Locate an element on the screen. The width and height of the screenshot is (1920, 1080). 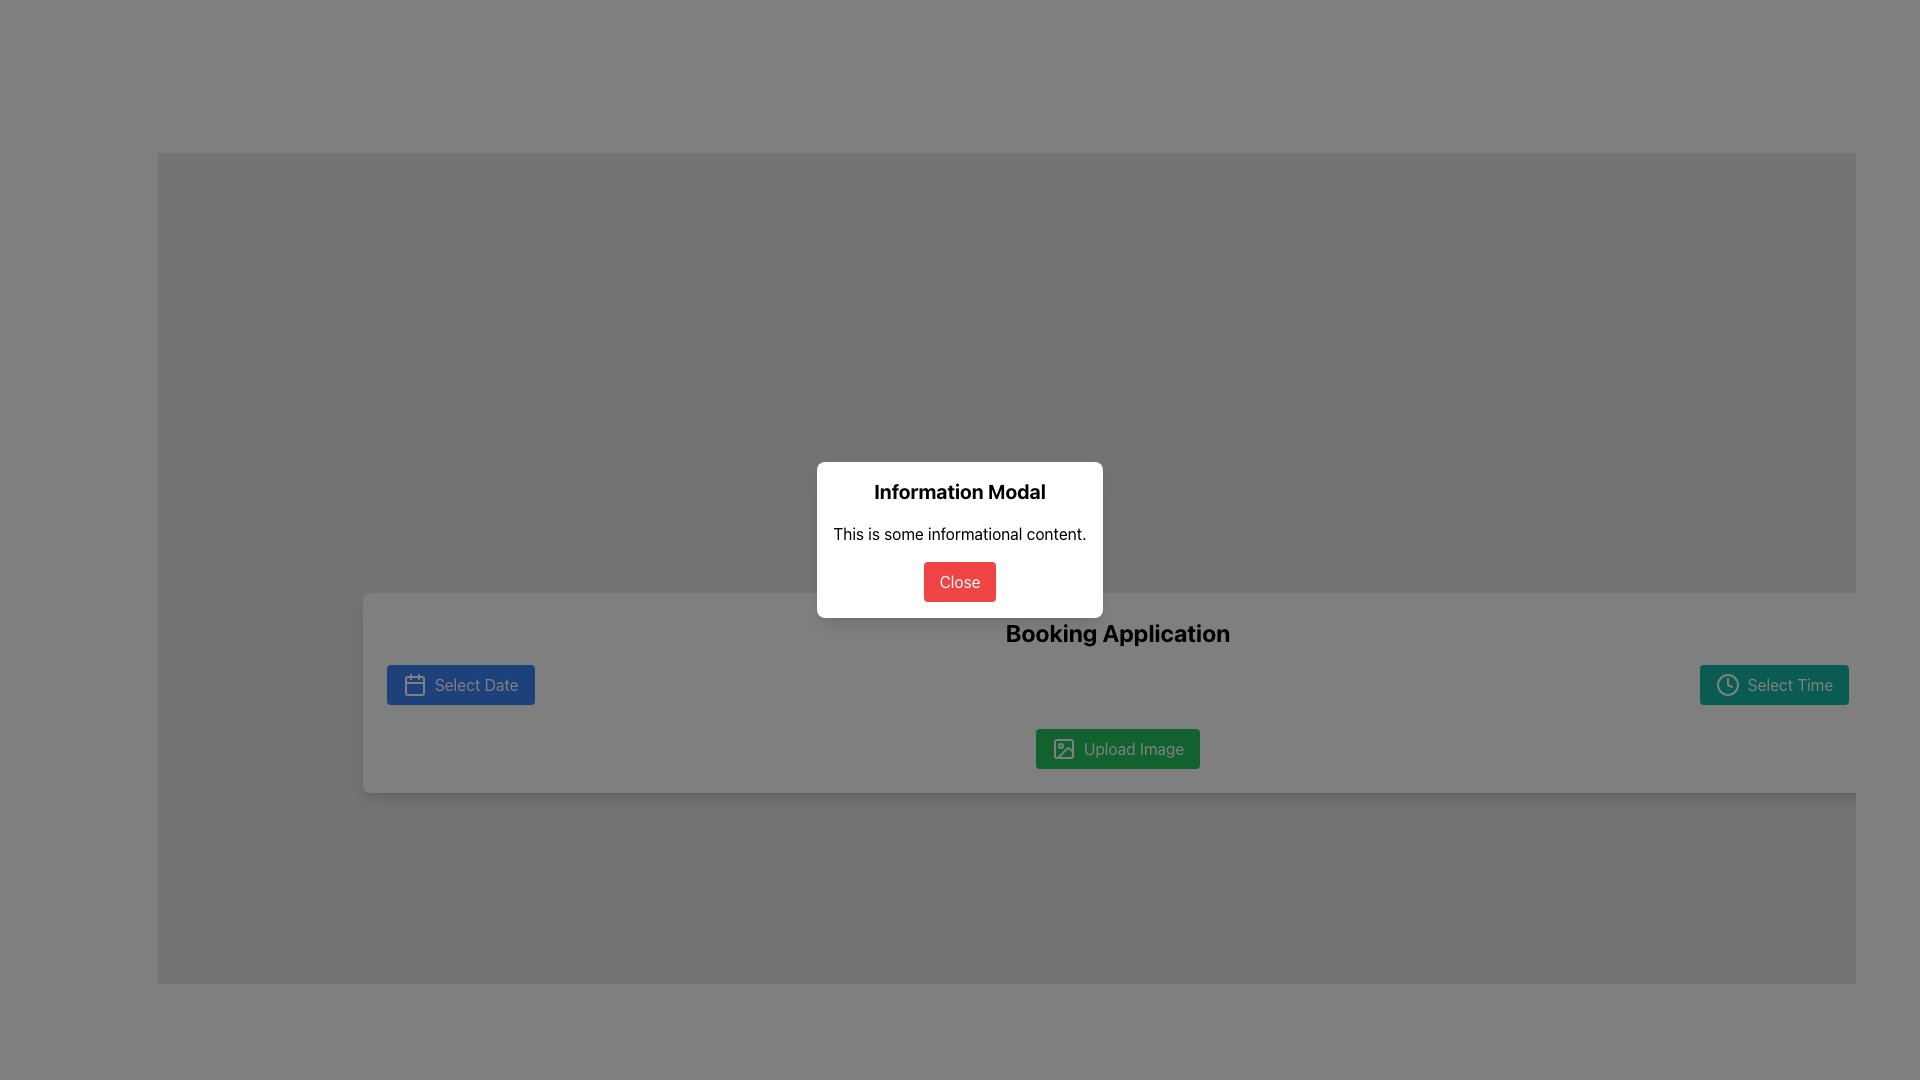
the close button located at the bottom of the modal dialog is located at coordinates (960, 582).